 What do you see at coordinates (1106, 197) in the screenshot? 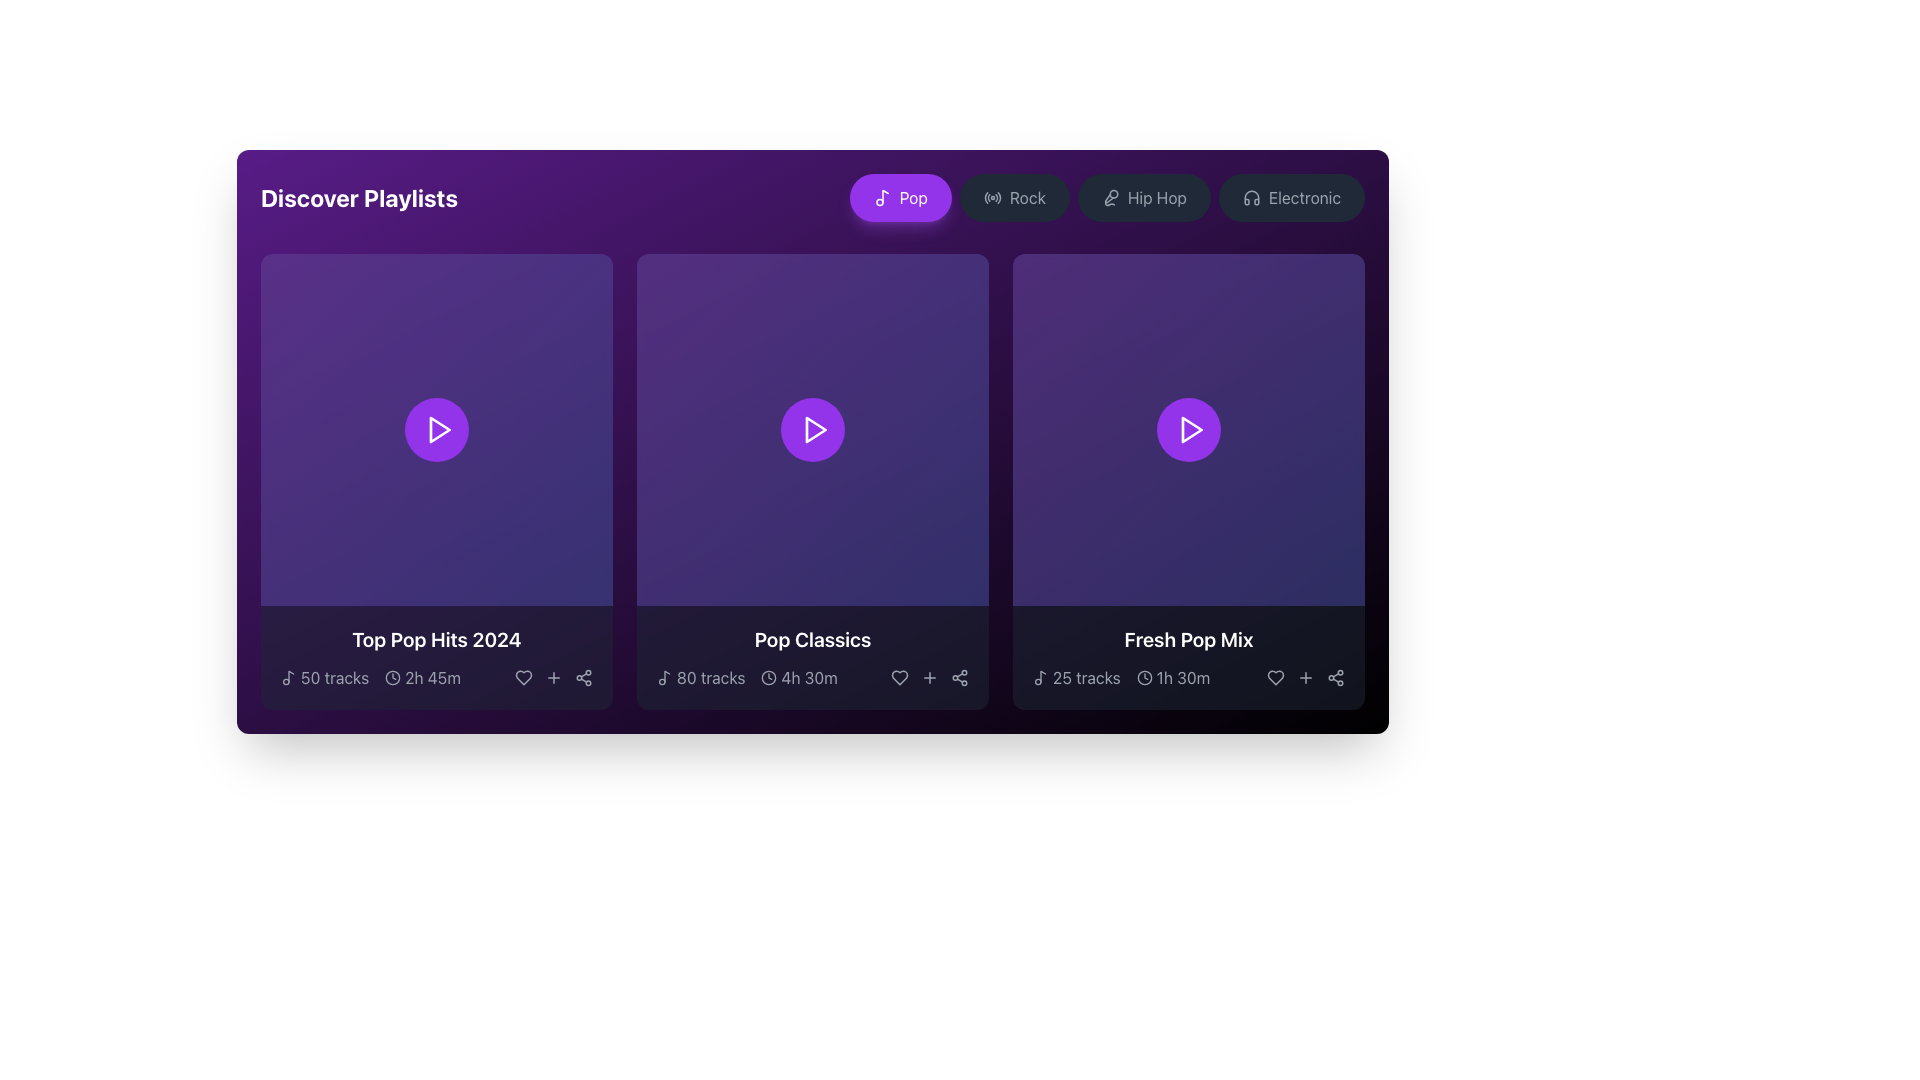
I see `the 'Hip Hop' genre button located between 'Rock' and 'Electronic' in the genre tabs section under 'Discover Playlists'` at bounding box center [1106, 197].